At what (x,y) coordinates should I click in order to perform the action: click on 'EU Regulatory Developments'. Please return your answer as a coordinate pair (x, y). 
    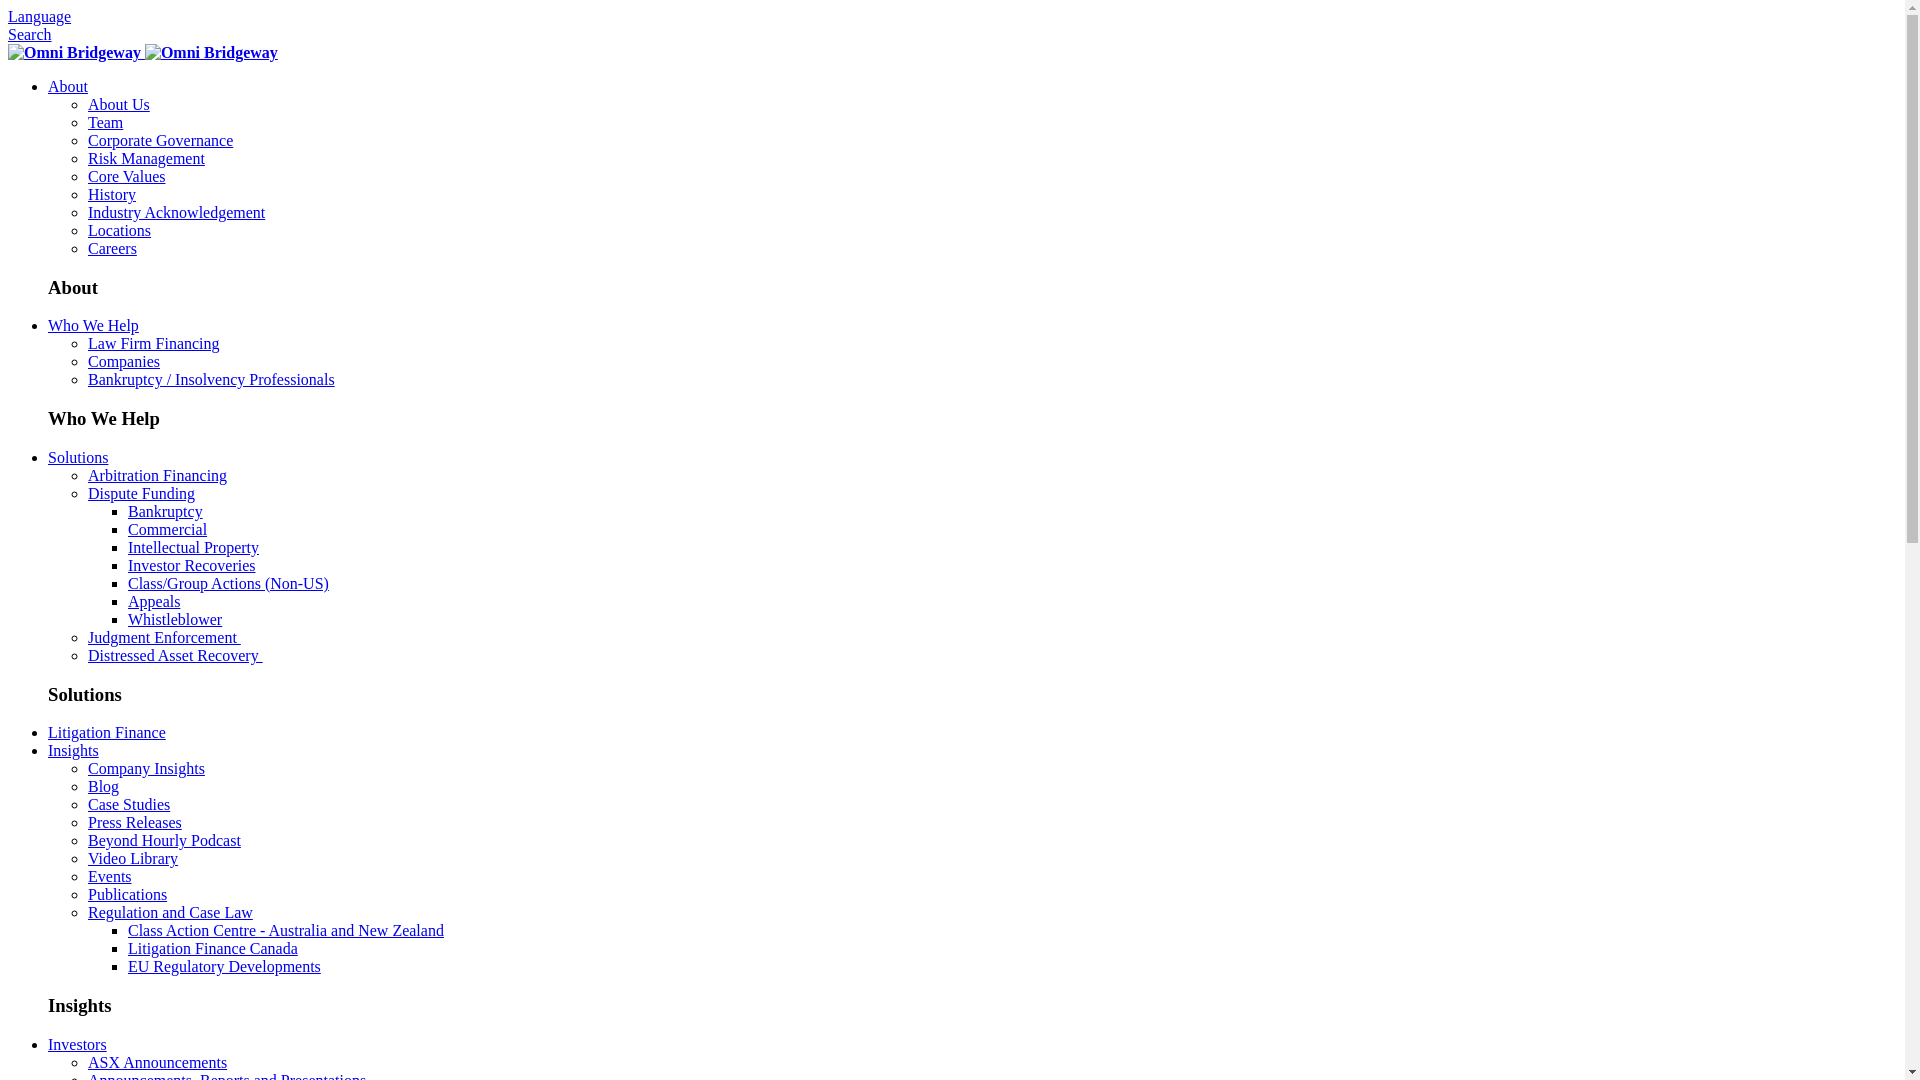
    Looking at the image, I should click on (224, 965).